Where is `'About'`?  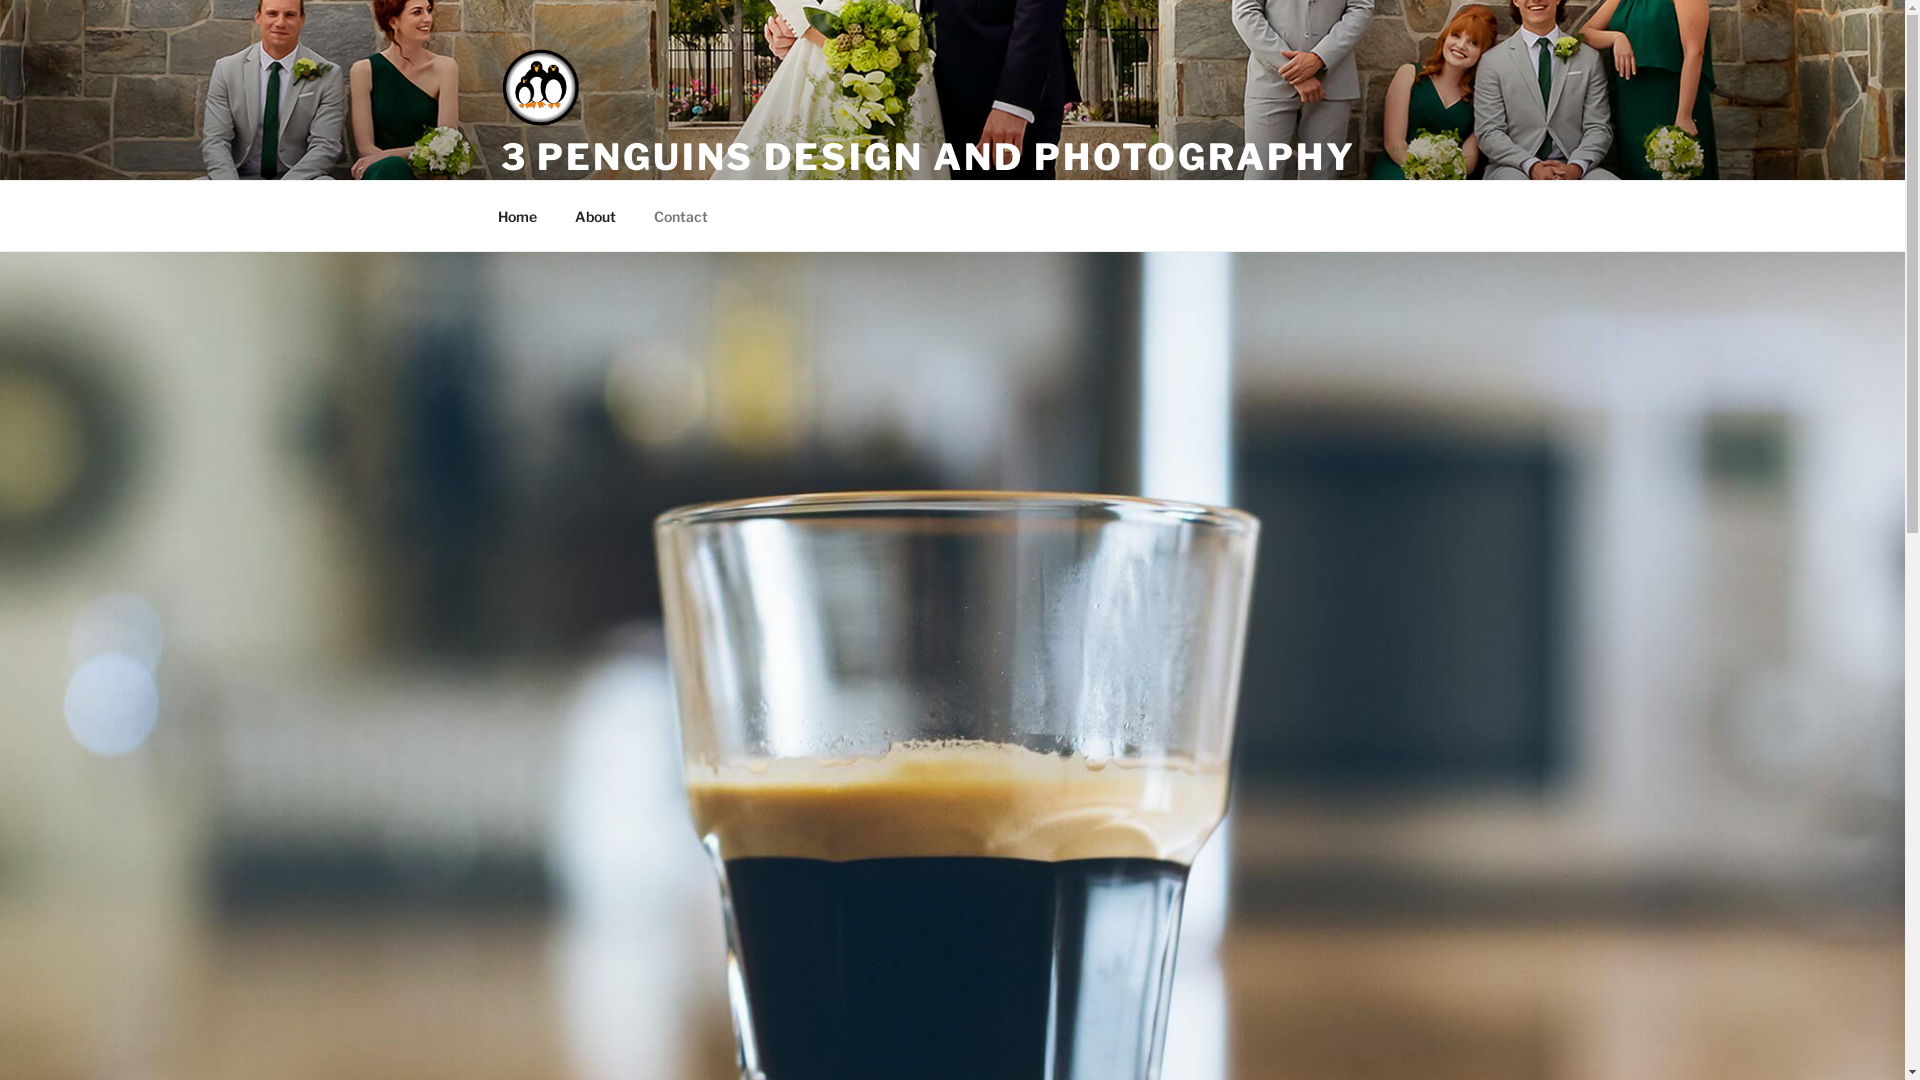
'About' is located at coordinates (594, 216).